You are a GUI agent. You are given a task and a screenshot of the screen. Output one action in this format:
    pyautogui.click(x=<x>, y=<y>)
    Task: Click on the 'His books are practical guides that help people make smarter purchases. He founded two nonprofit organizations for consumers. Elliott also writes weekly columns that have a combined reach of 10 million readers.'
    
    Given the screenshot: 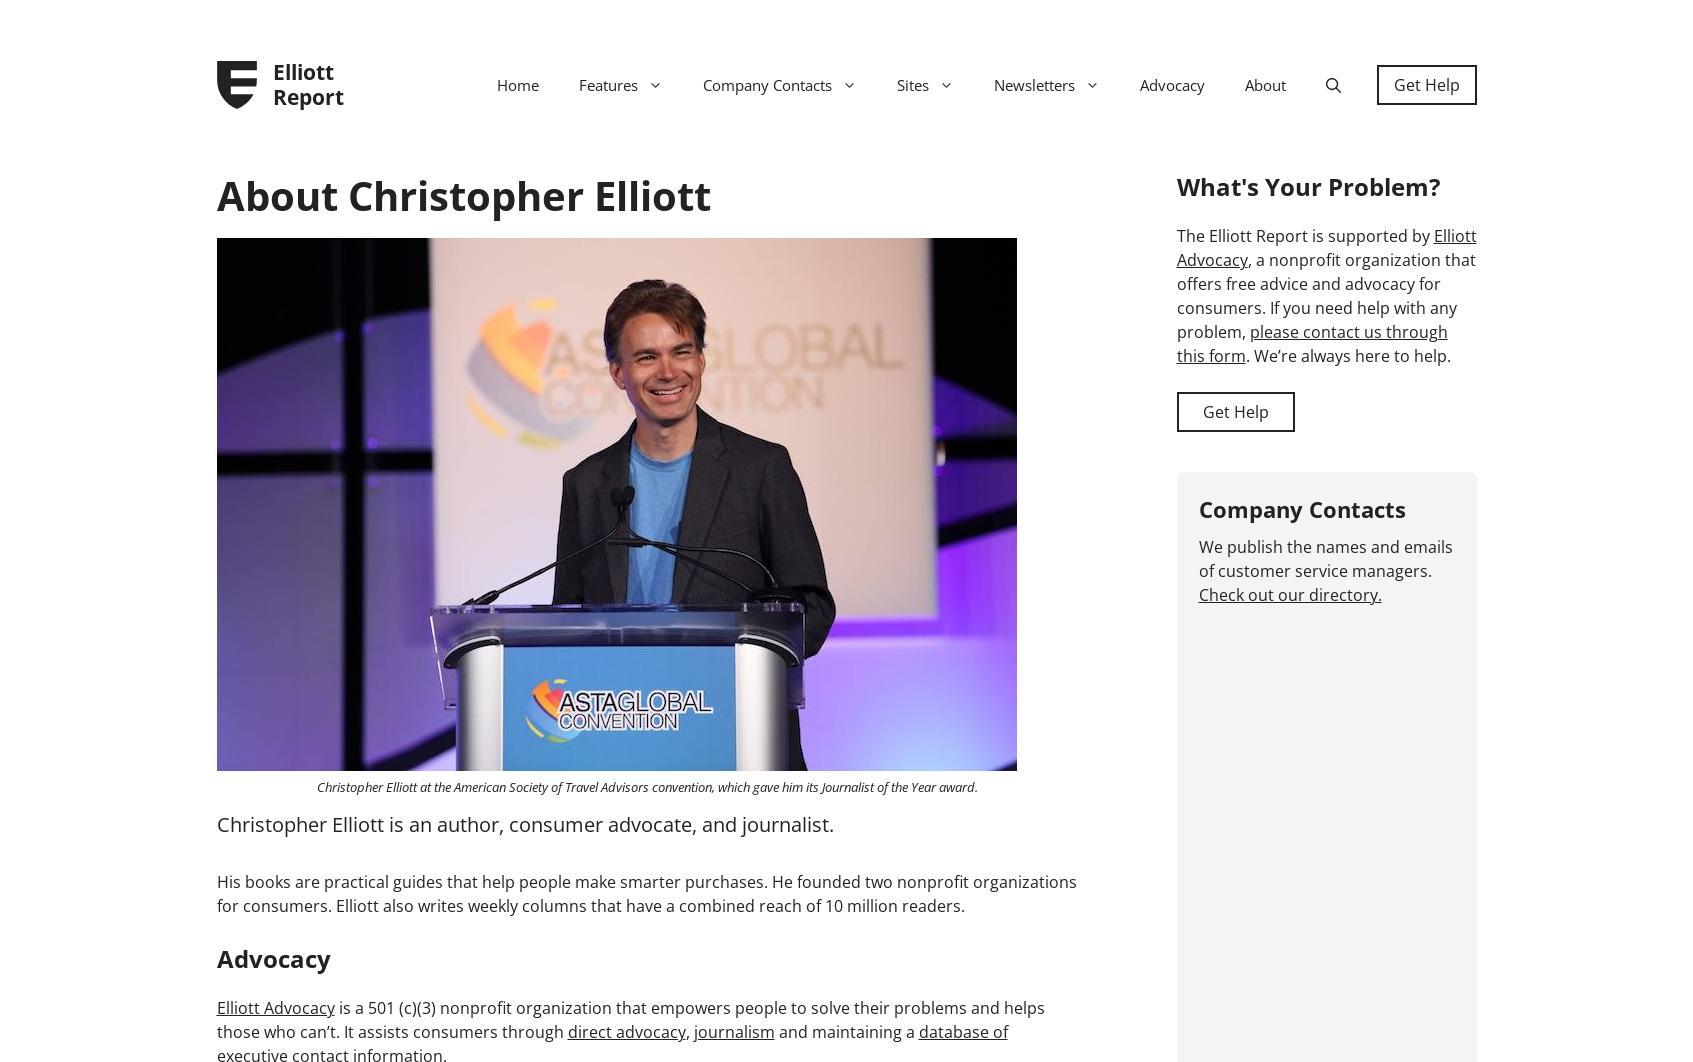 What is the action you would take?
    pyautogui.click(x=216, y=892)
    